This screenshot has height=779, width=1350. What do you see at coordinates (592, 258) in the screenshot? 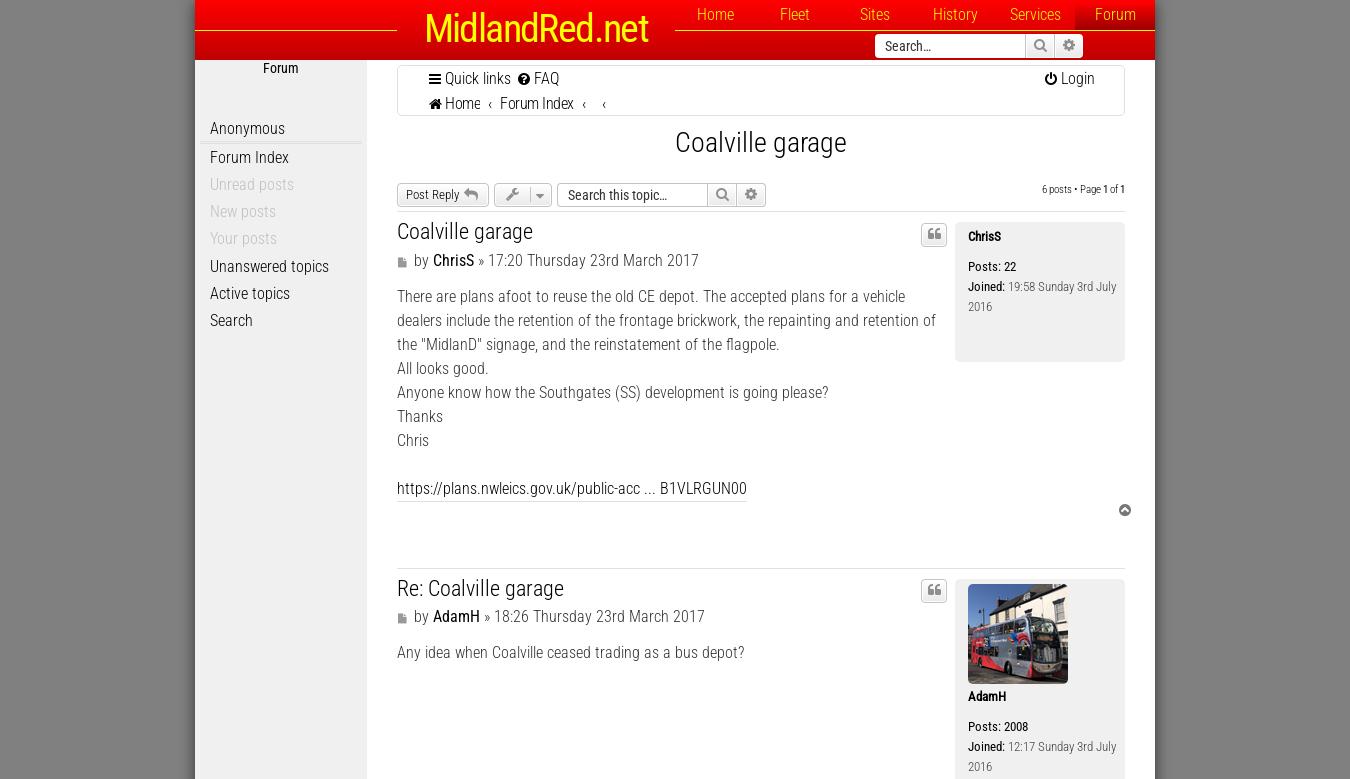
I see `'17:20 Thursday 23rd March 2017'` at bounding box center [592, 258].